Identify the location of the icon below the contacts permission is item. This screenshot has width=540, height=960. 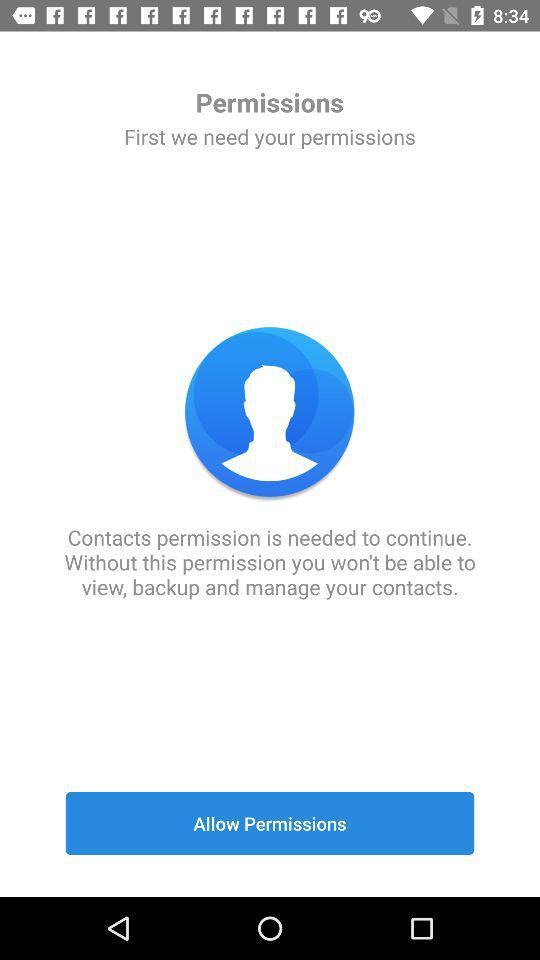
(270, 823).